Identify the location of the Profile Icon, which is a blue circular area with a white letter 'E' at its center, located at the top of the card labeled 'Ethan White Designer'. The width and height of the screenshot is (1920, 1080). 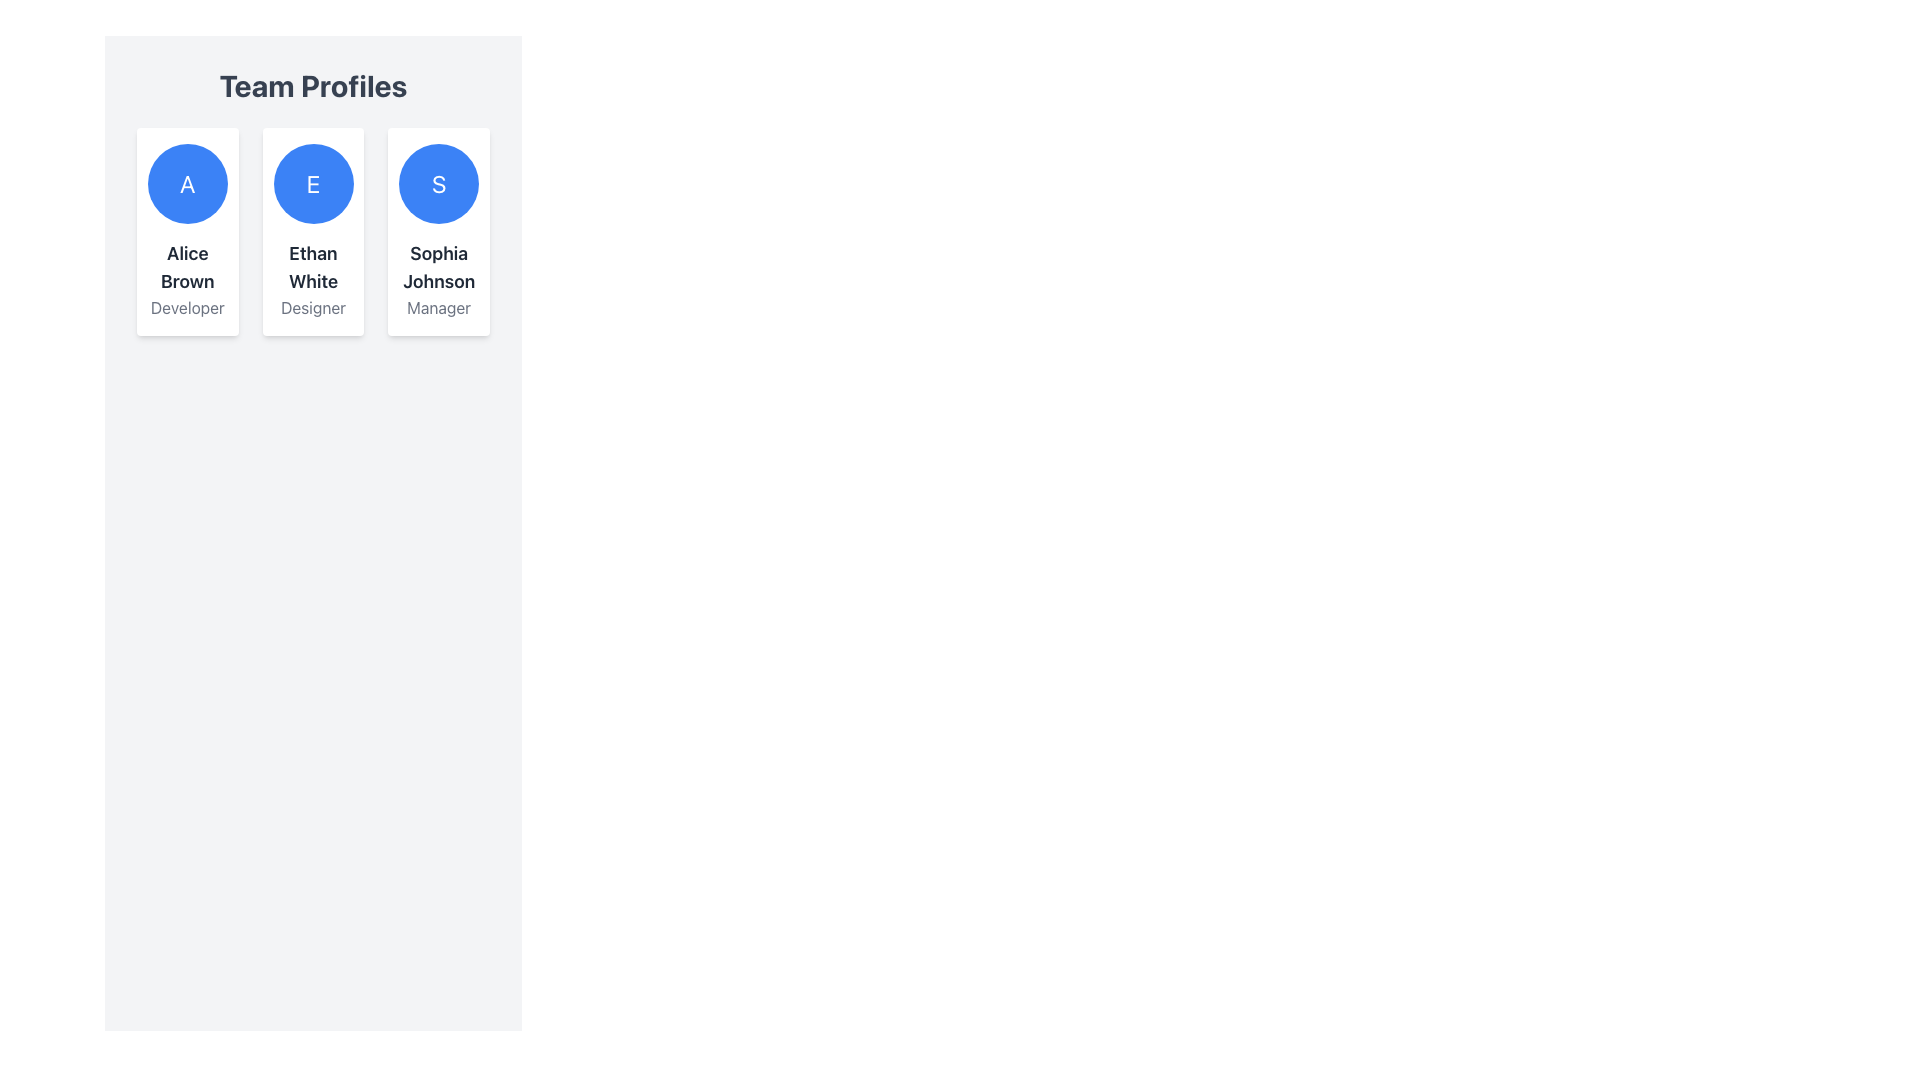
(312, 184).